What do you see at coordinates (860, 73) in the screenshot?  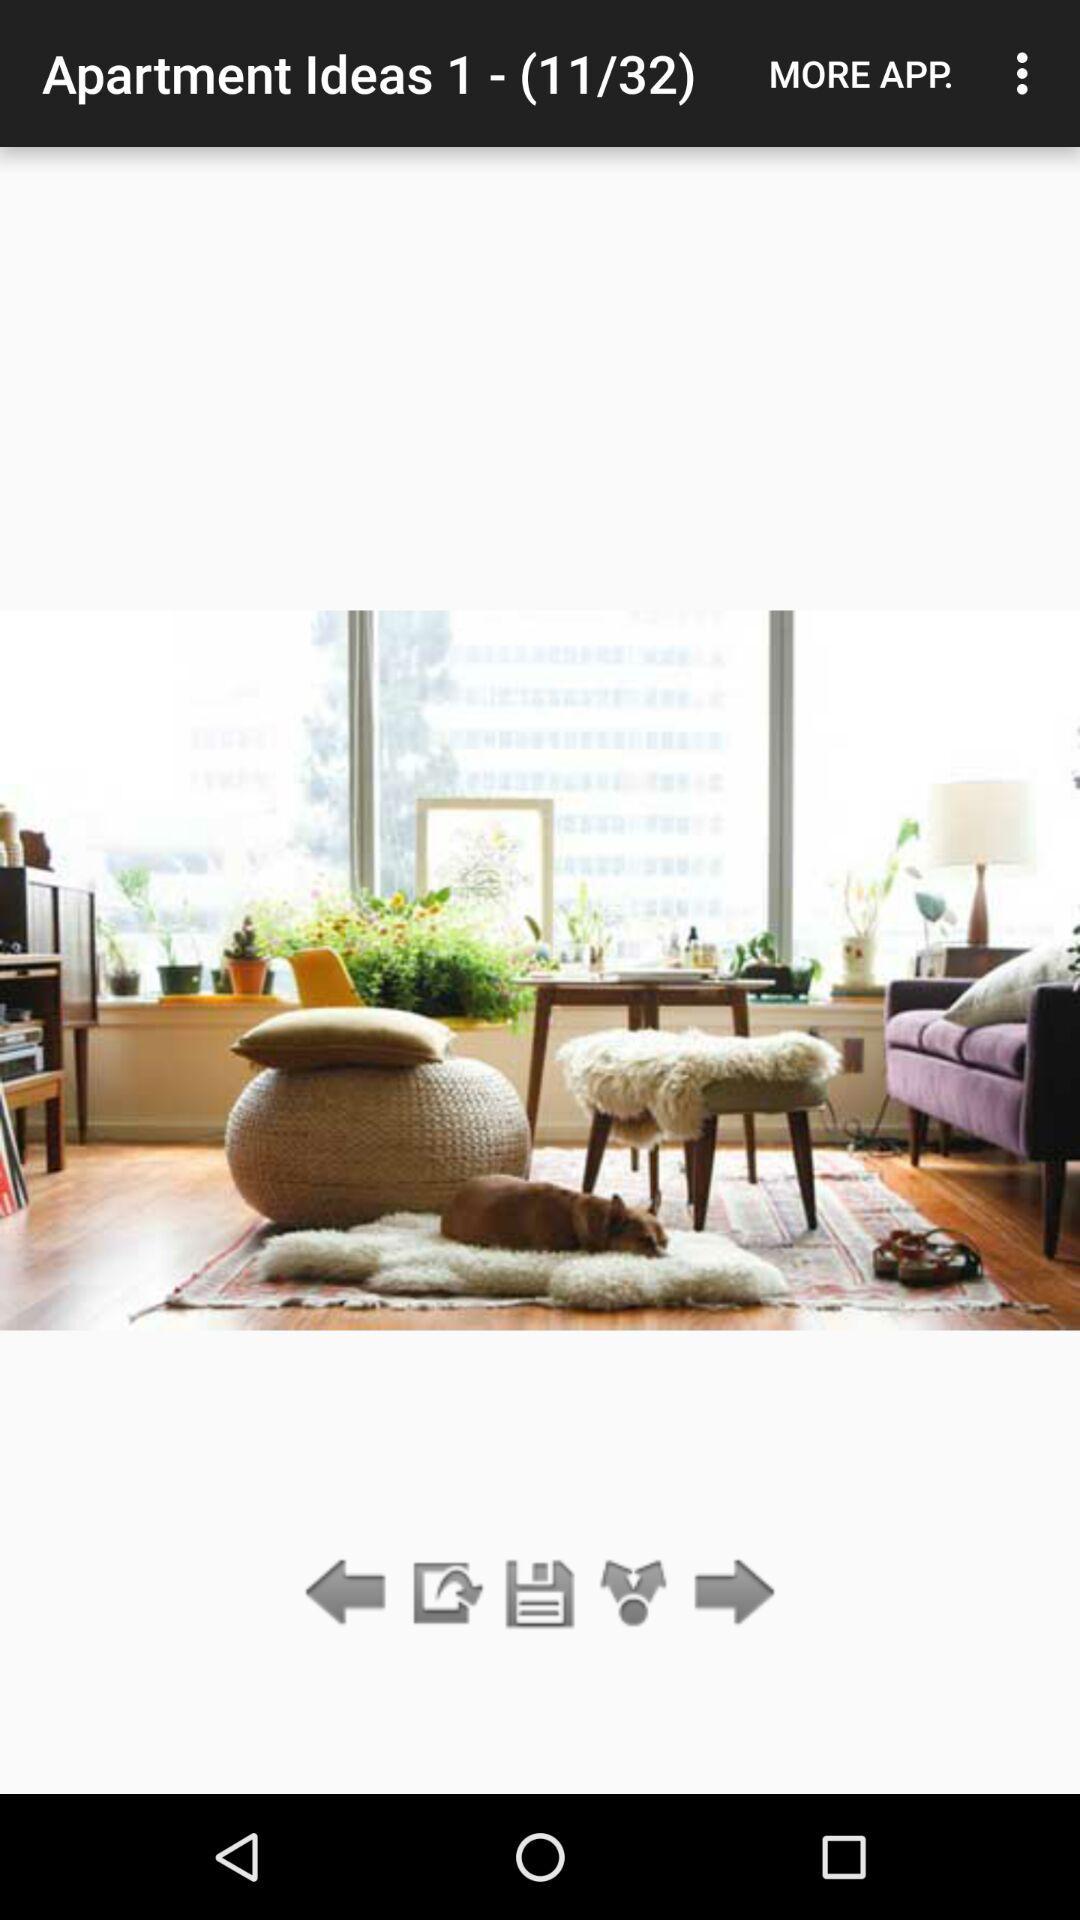 I see `the more app.` at bounding box center [860, 73].